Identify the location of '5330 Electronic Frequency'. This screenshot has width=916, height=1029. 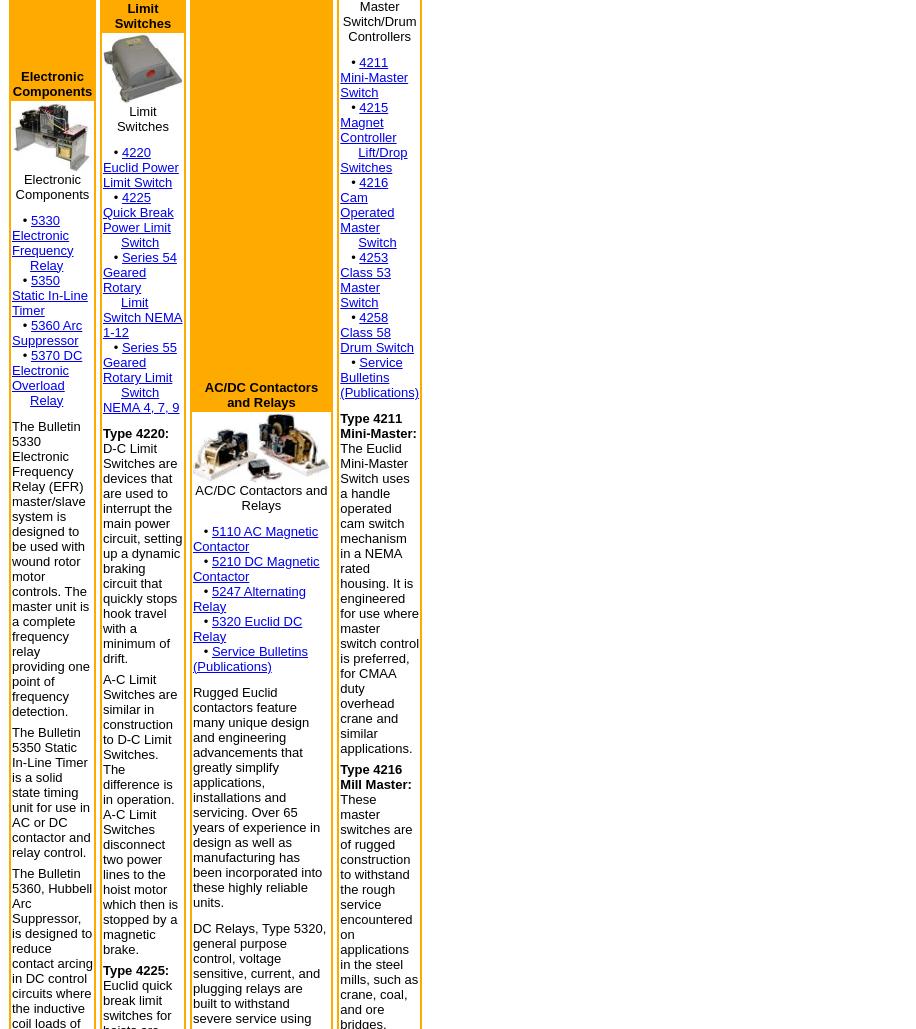
(11, 233).